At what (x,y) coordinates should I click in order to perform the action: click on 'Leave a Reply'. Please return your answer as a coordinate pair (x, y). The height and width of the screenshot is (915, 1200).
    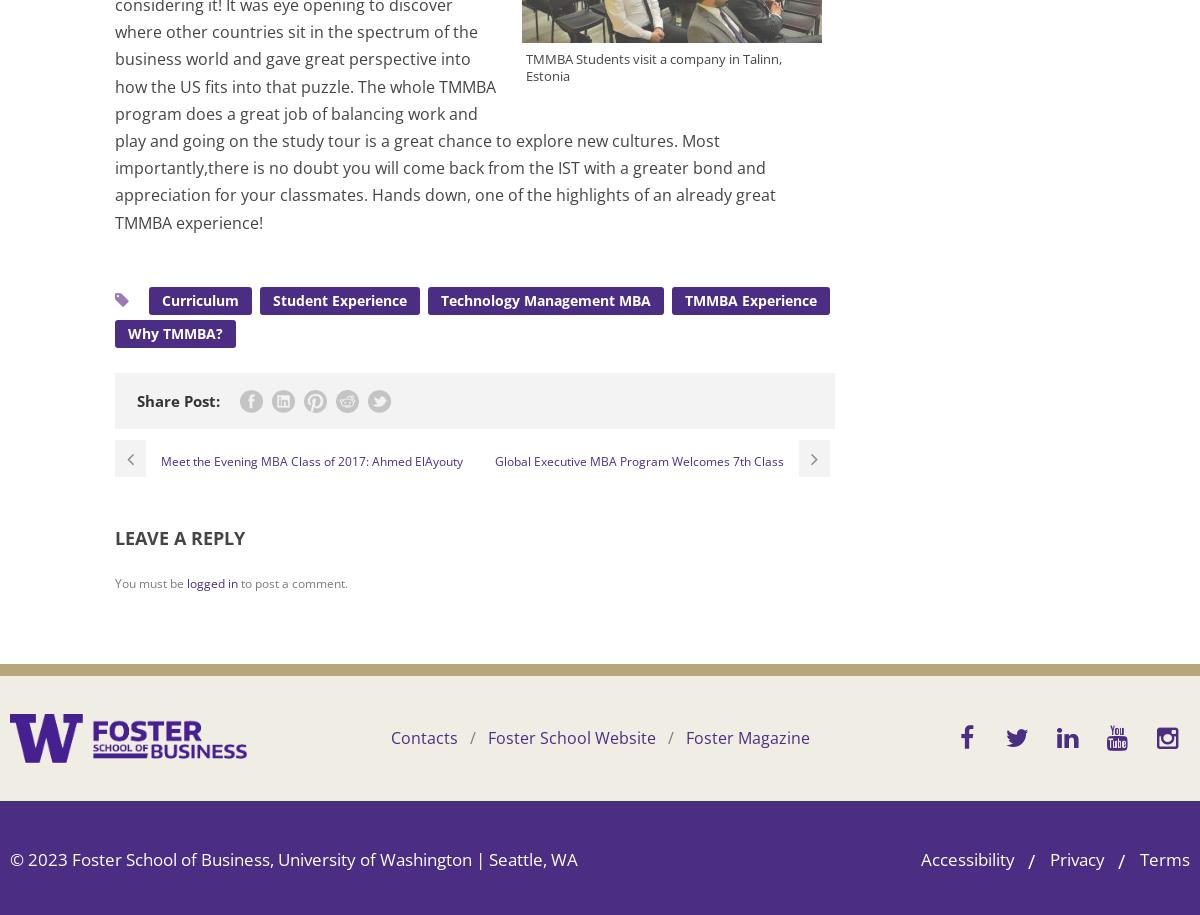
    Looking at the image, I should click on (179, 538).